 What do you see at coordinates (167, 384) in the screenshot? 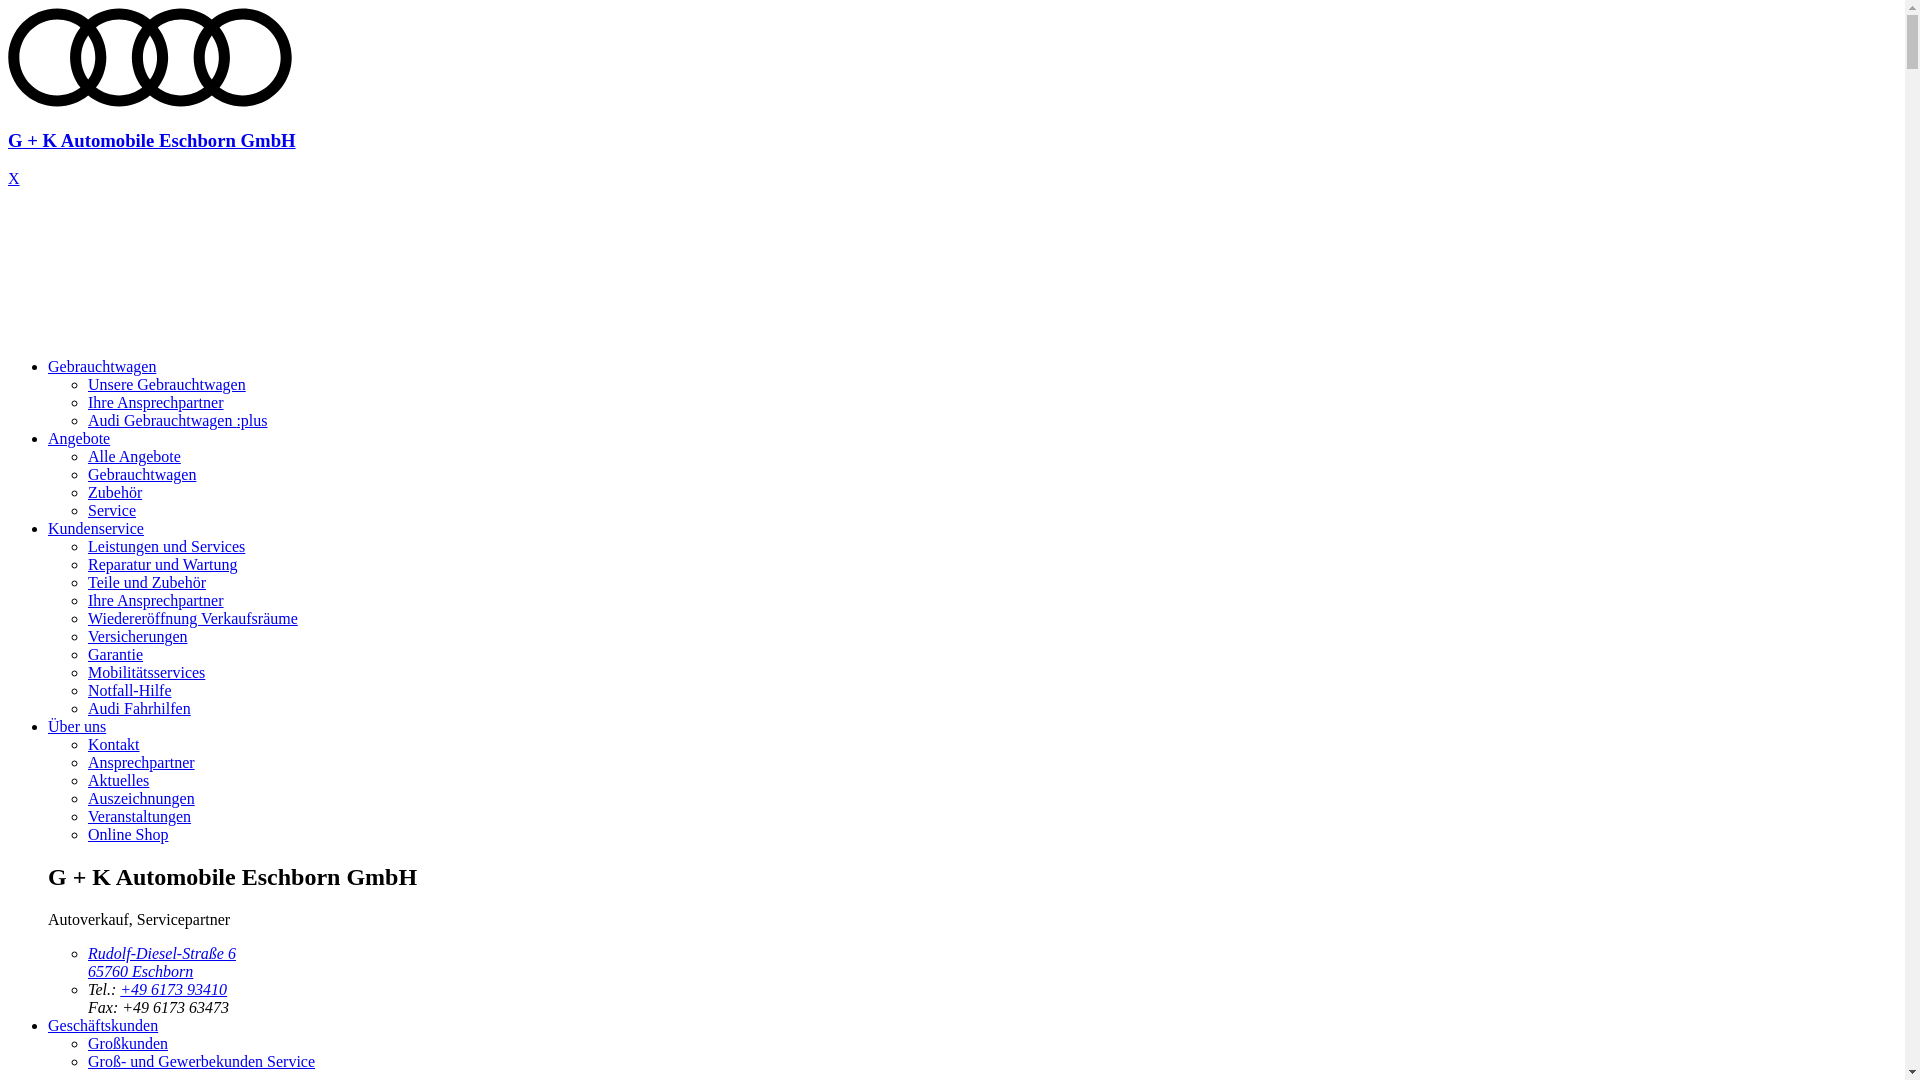
I see `'Unsere Gebrauchtwagen'` at bounding box center [167, 384].